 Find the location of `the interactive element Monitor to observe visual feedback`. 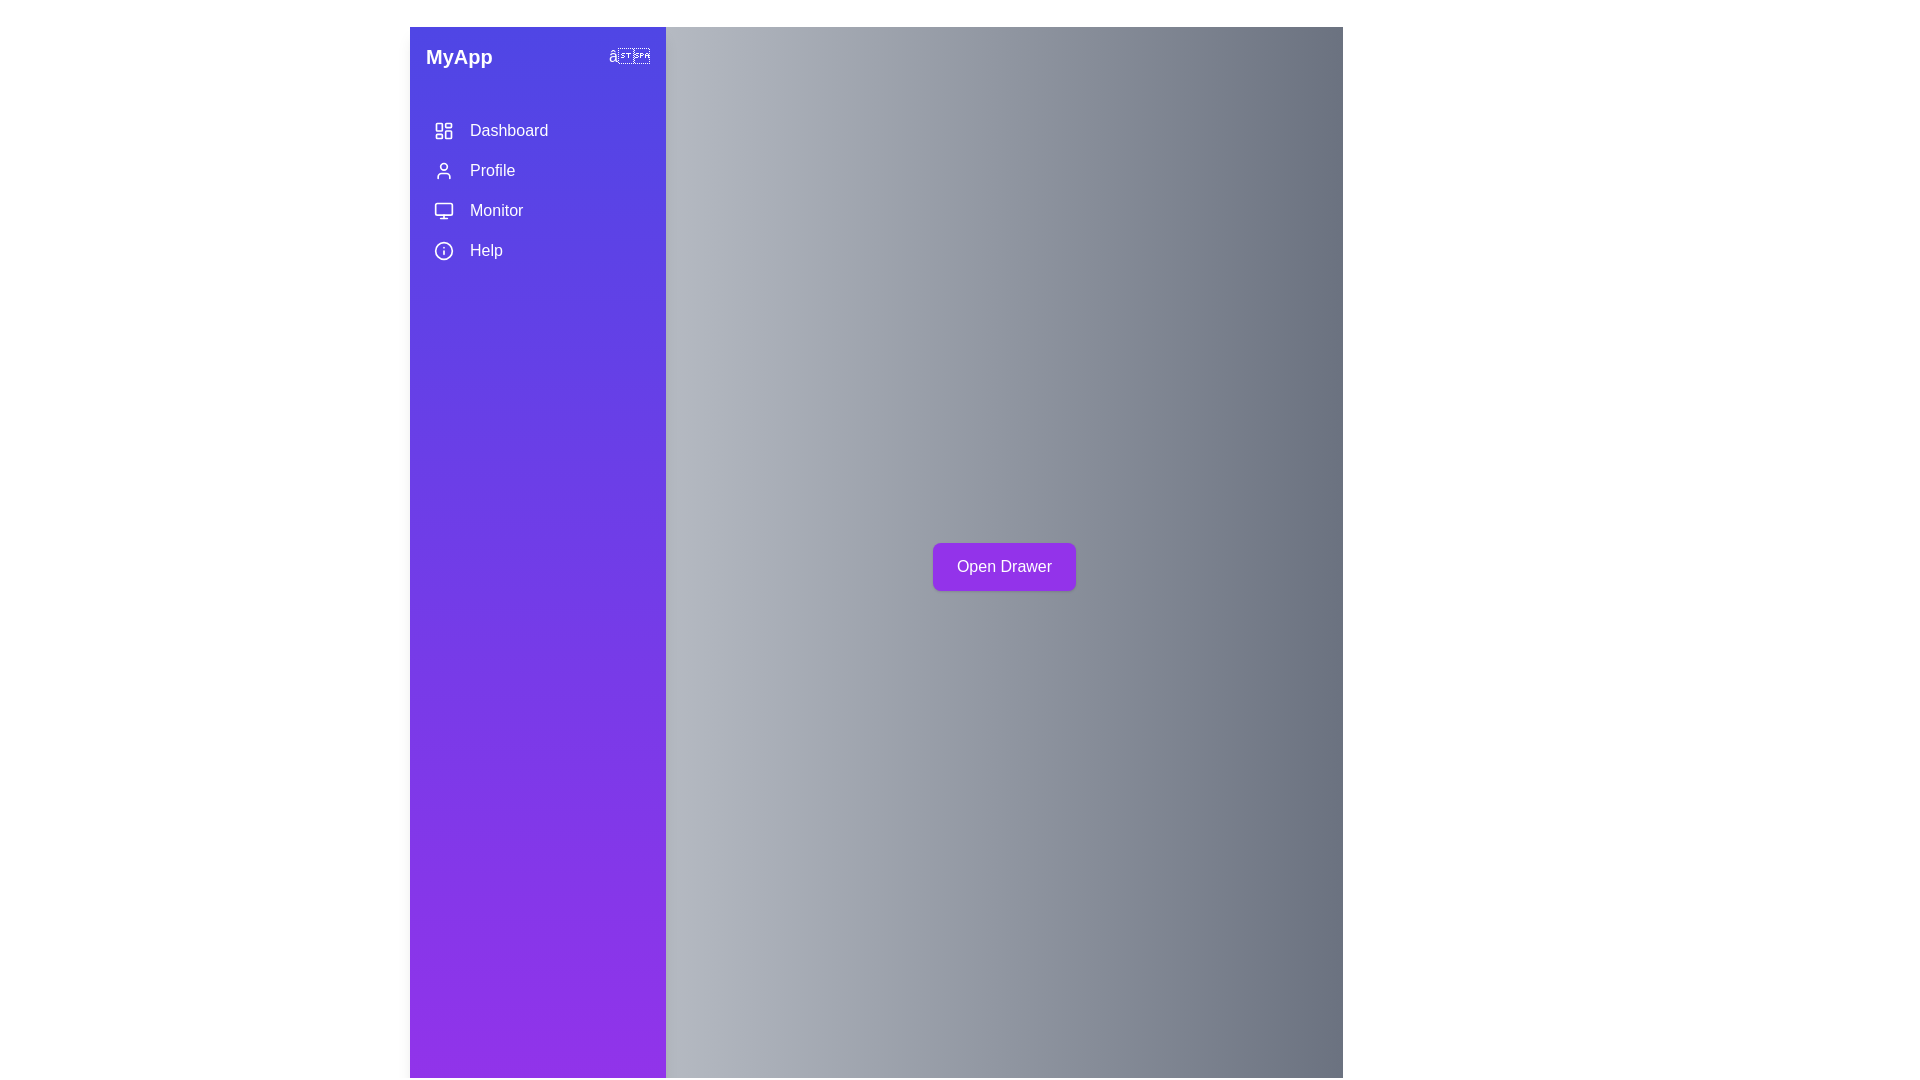

the interactive element Monitor to observe visual feedback is located at coordinates (537, 211).